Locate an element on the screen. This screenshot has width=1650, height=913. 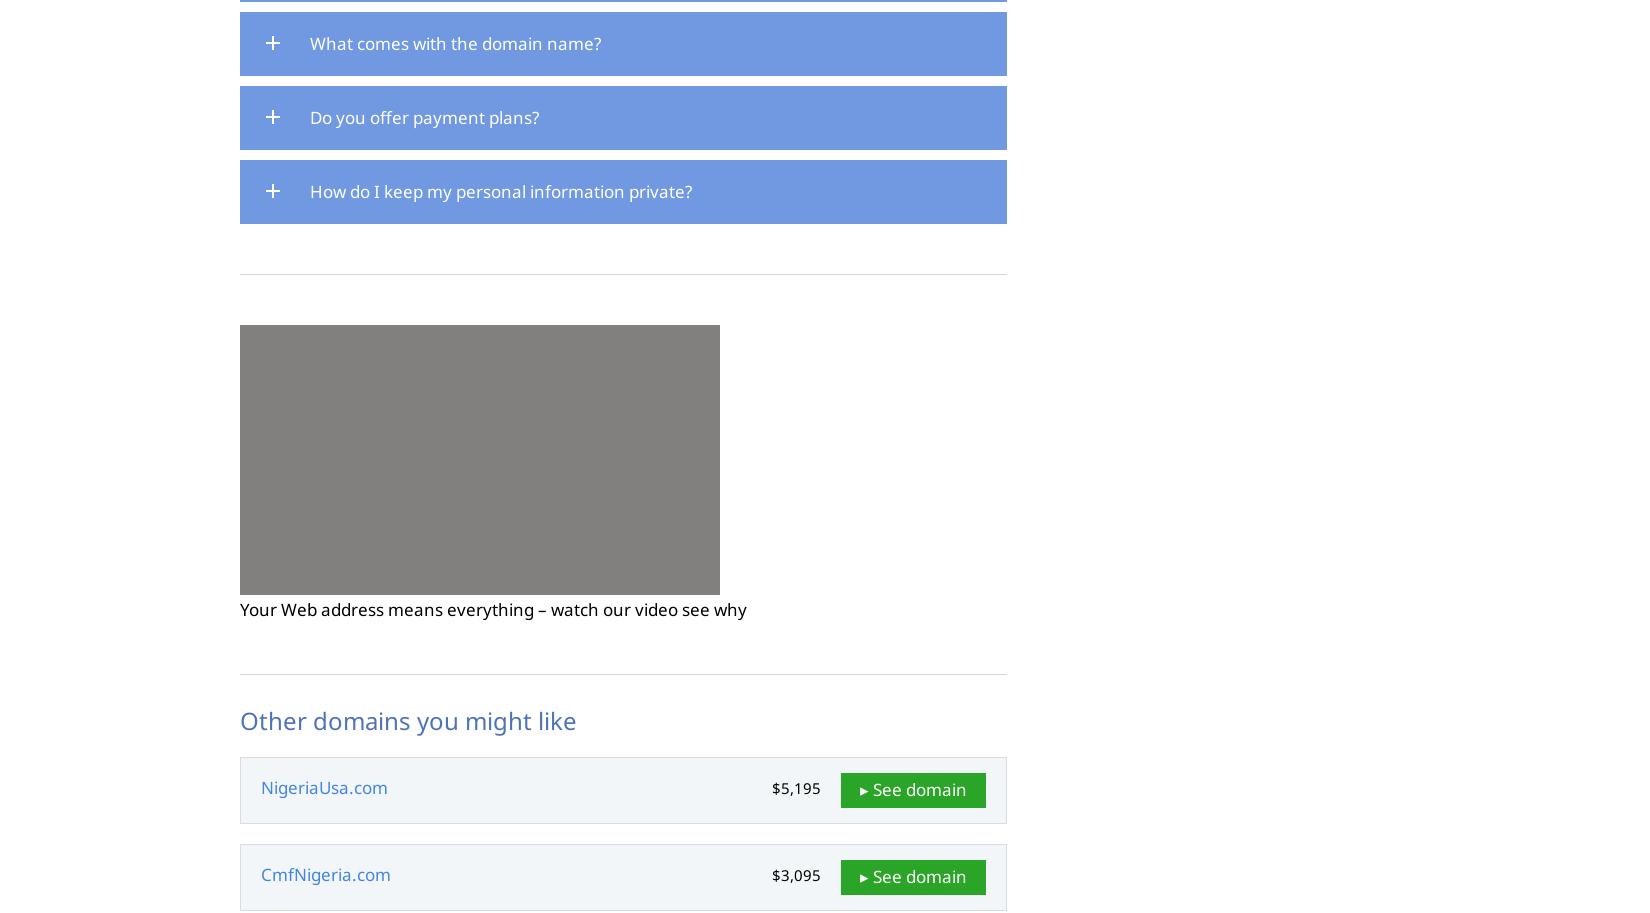
'Other domains you might like' is located at coordinates (408, 719).